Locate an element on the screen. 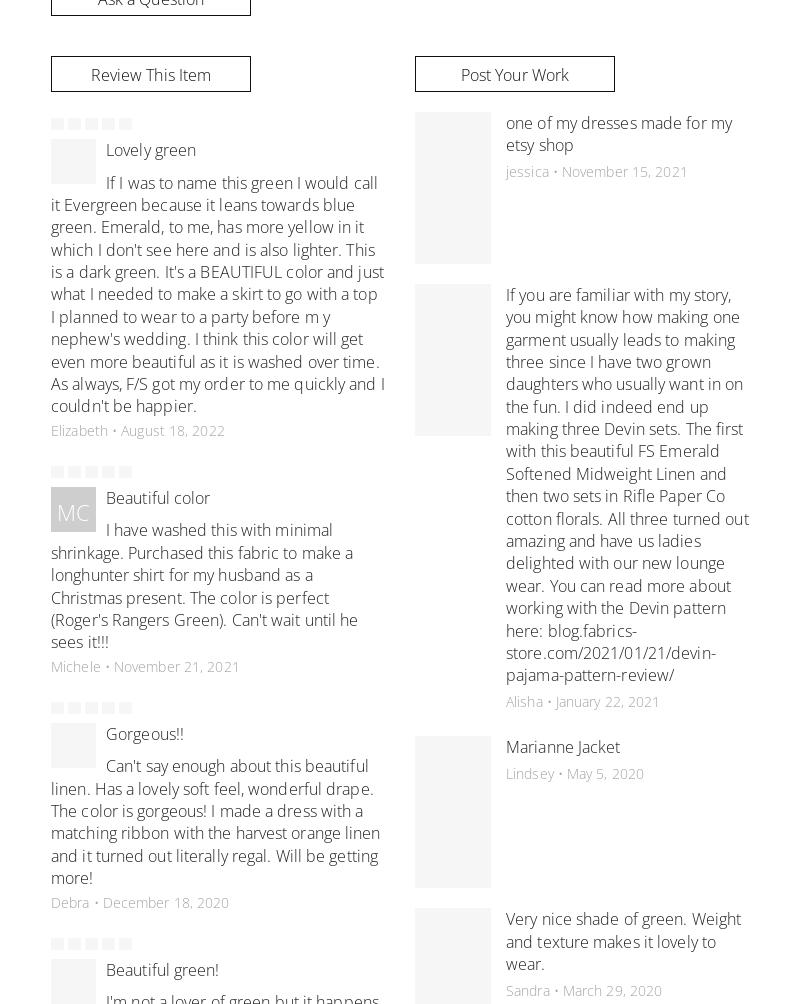 Image resolution: width=800 pixels, height=1004 pixels. 'Very nice shade of green. Weight and texture makes it lovely to wear.' is located at coordinates (623, 940).